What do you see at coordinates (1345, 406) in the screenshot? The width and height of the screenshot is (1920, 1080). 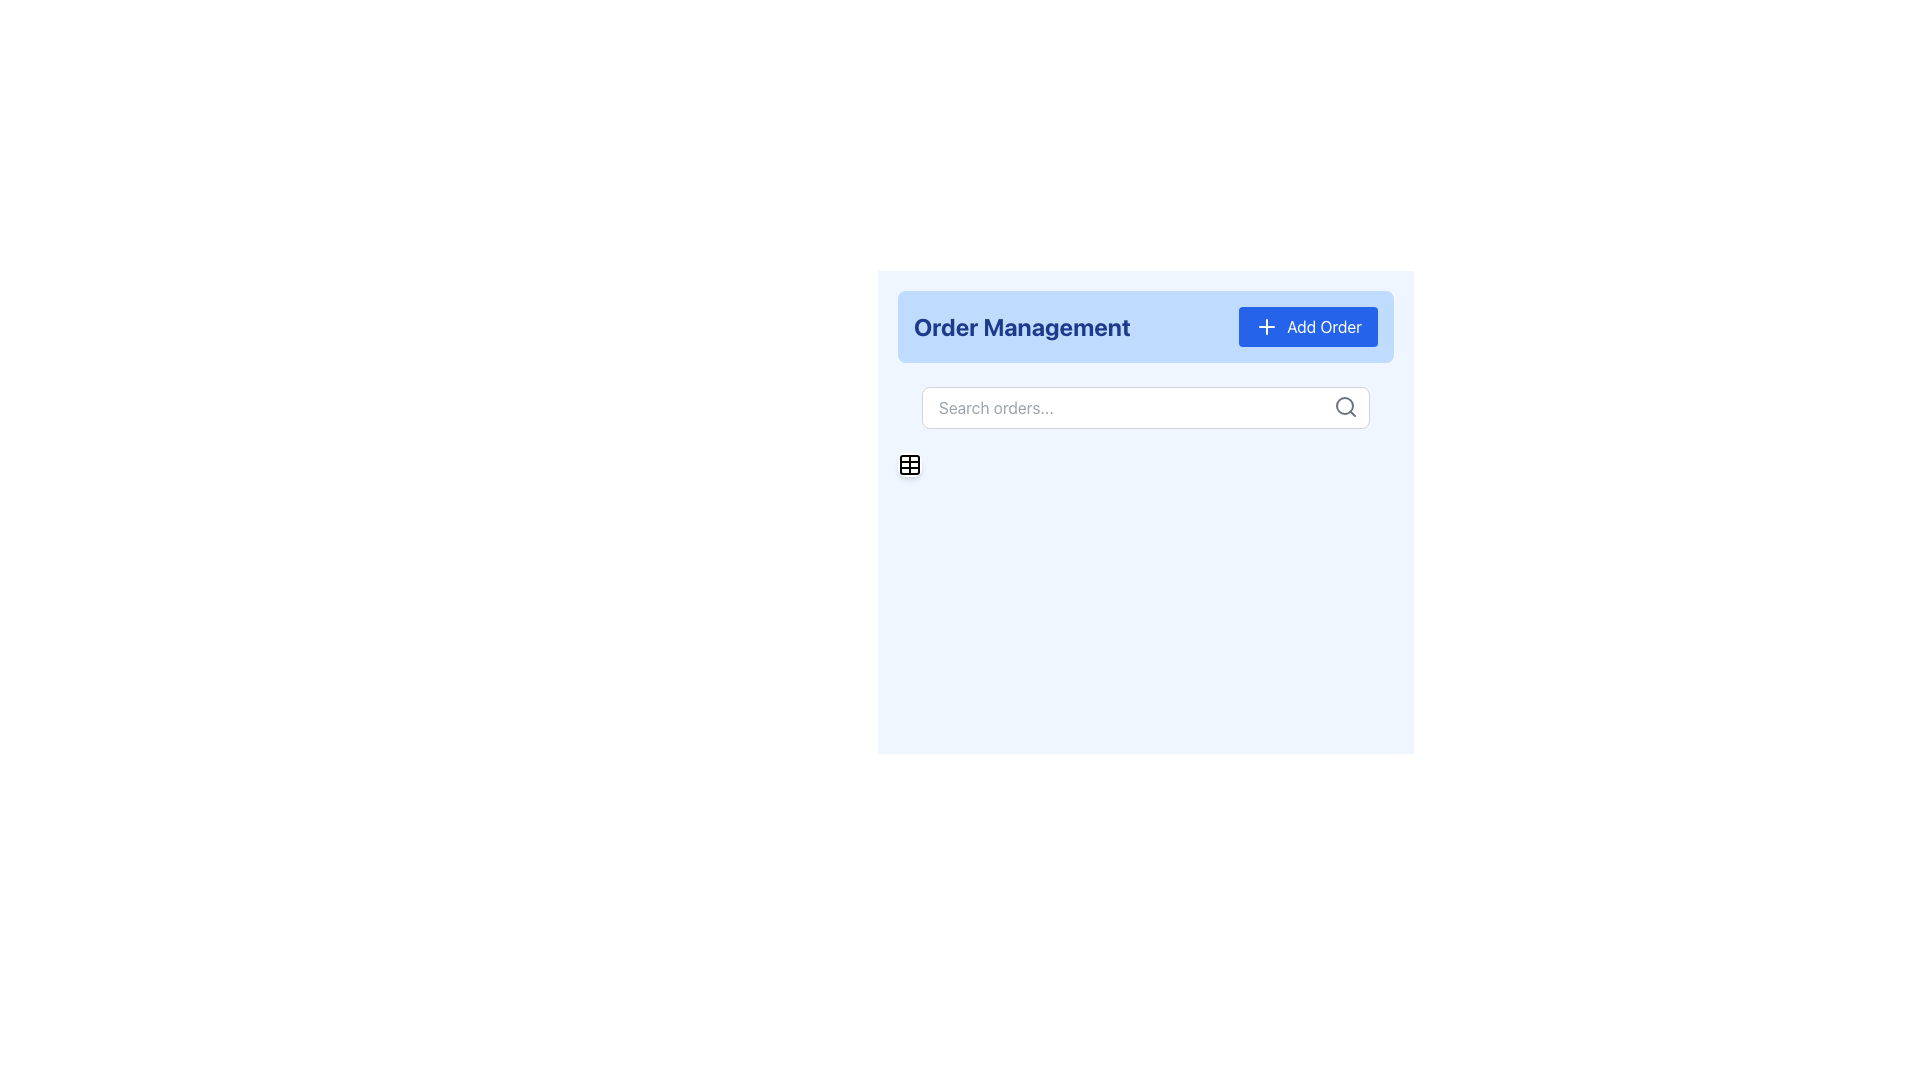 I see `the search icon located at the top-right corner of the search bar, adjacent to the input field labeled 'Search orders...'` at bounding box center [1345, 406].